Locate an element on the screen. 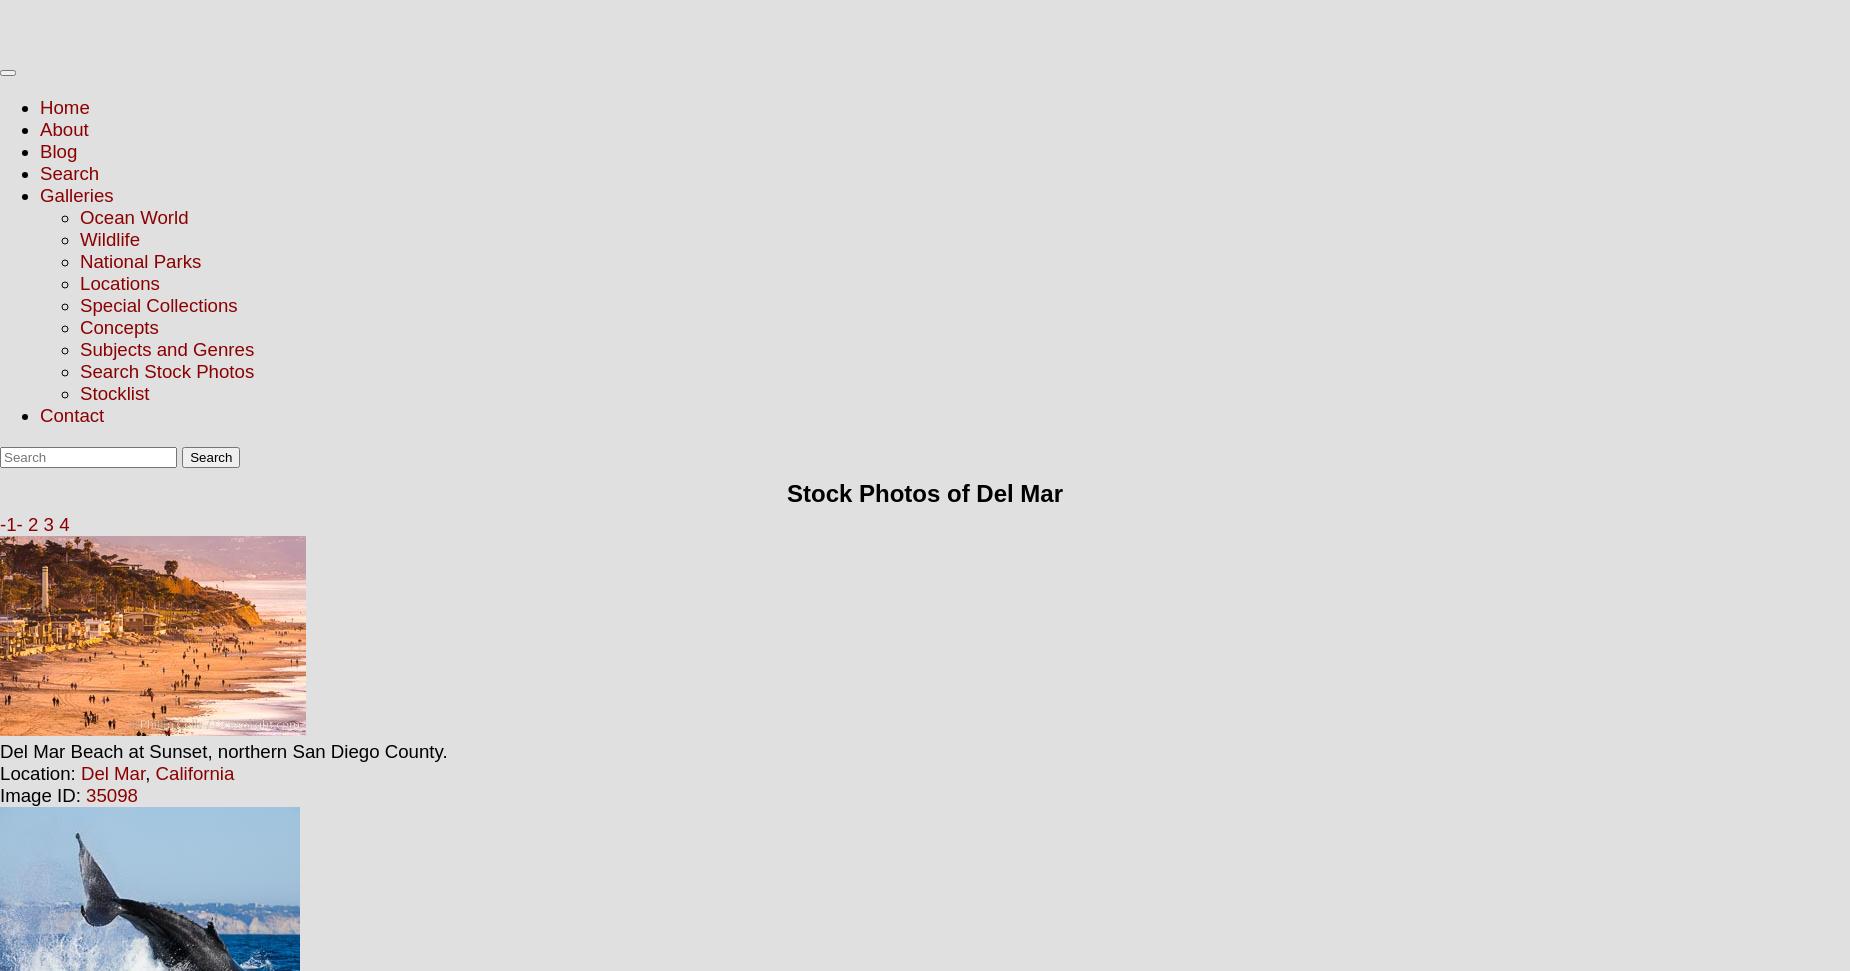  'Location:' is located at coordinates (38, 773).